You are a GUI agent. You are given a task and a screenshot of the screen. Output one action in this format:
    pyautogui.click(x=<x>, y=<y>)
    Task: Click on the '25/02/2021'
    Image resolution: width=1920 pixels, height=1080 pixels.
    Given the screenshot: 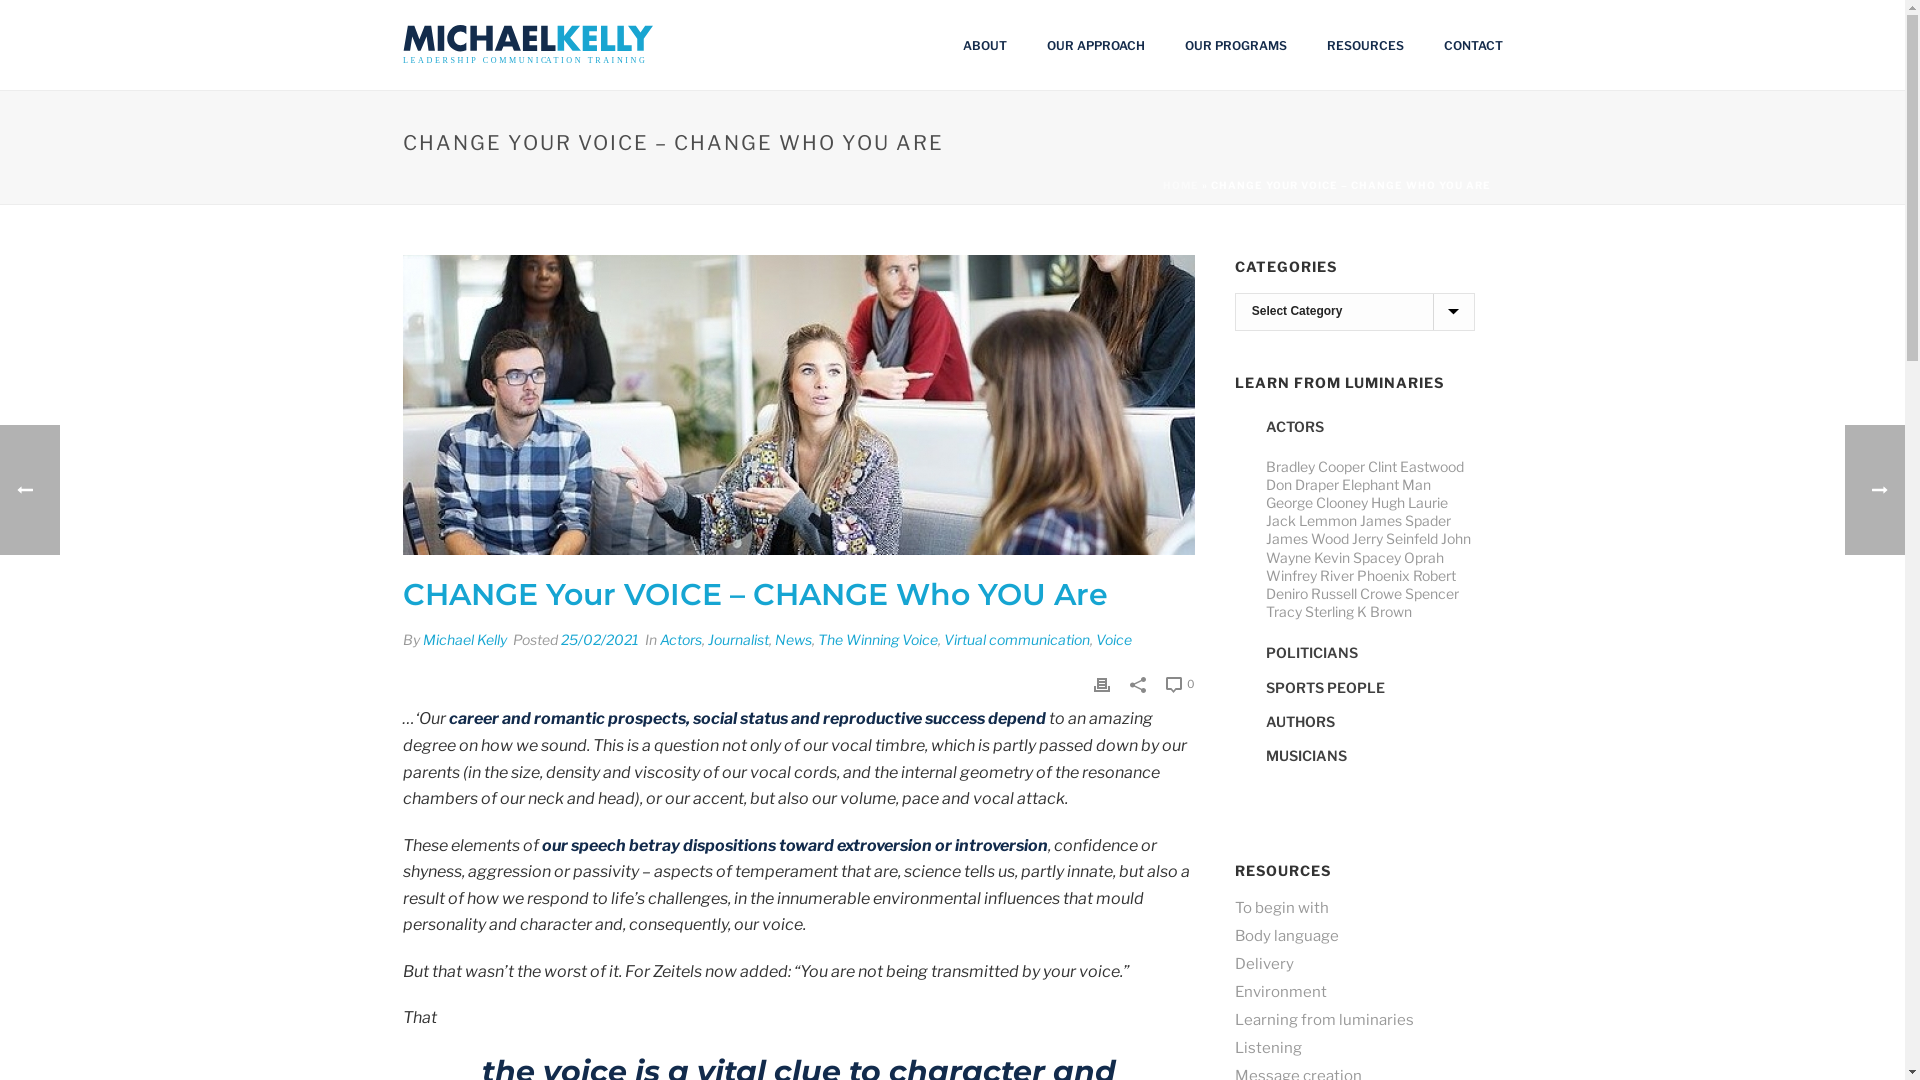 What is the action you would take?
    pyautogui.click(x=598, y=639)
    